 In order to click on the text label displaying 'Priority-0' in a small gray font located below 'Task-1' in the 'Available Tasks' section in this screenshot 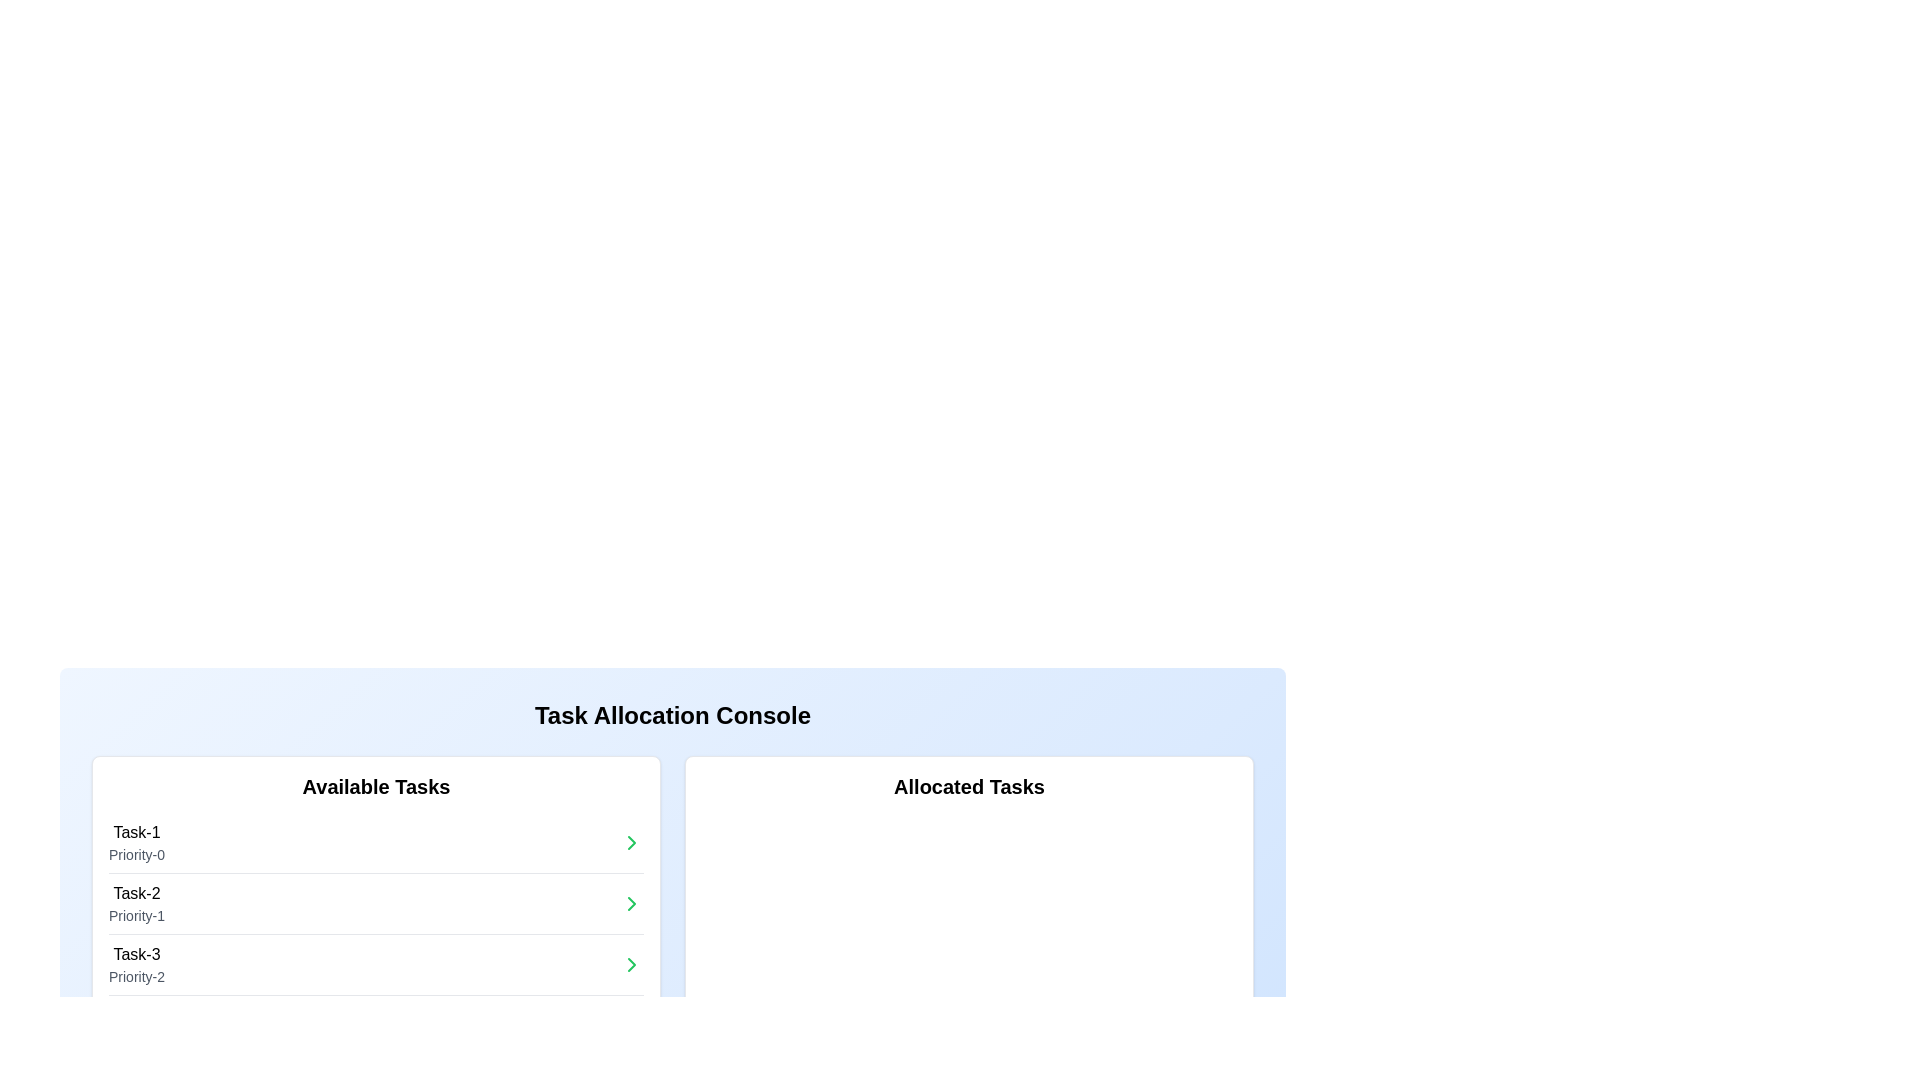, I will do `click(136, 855)`.